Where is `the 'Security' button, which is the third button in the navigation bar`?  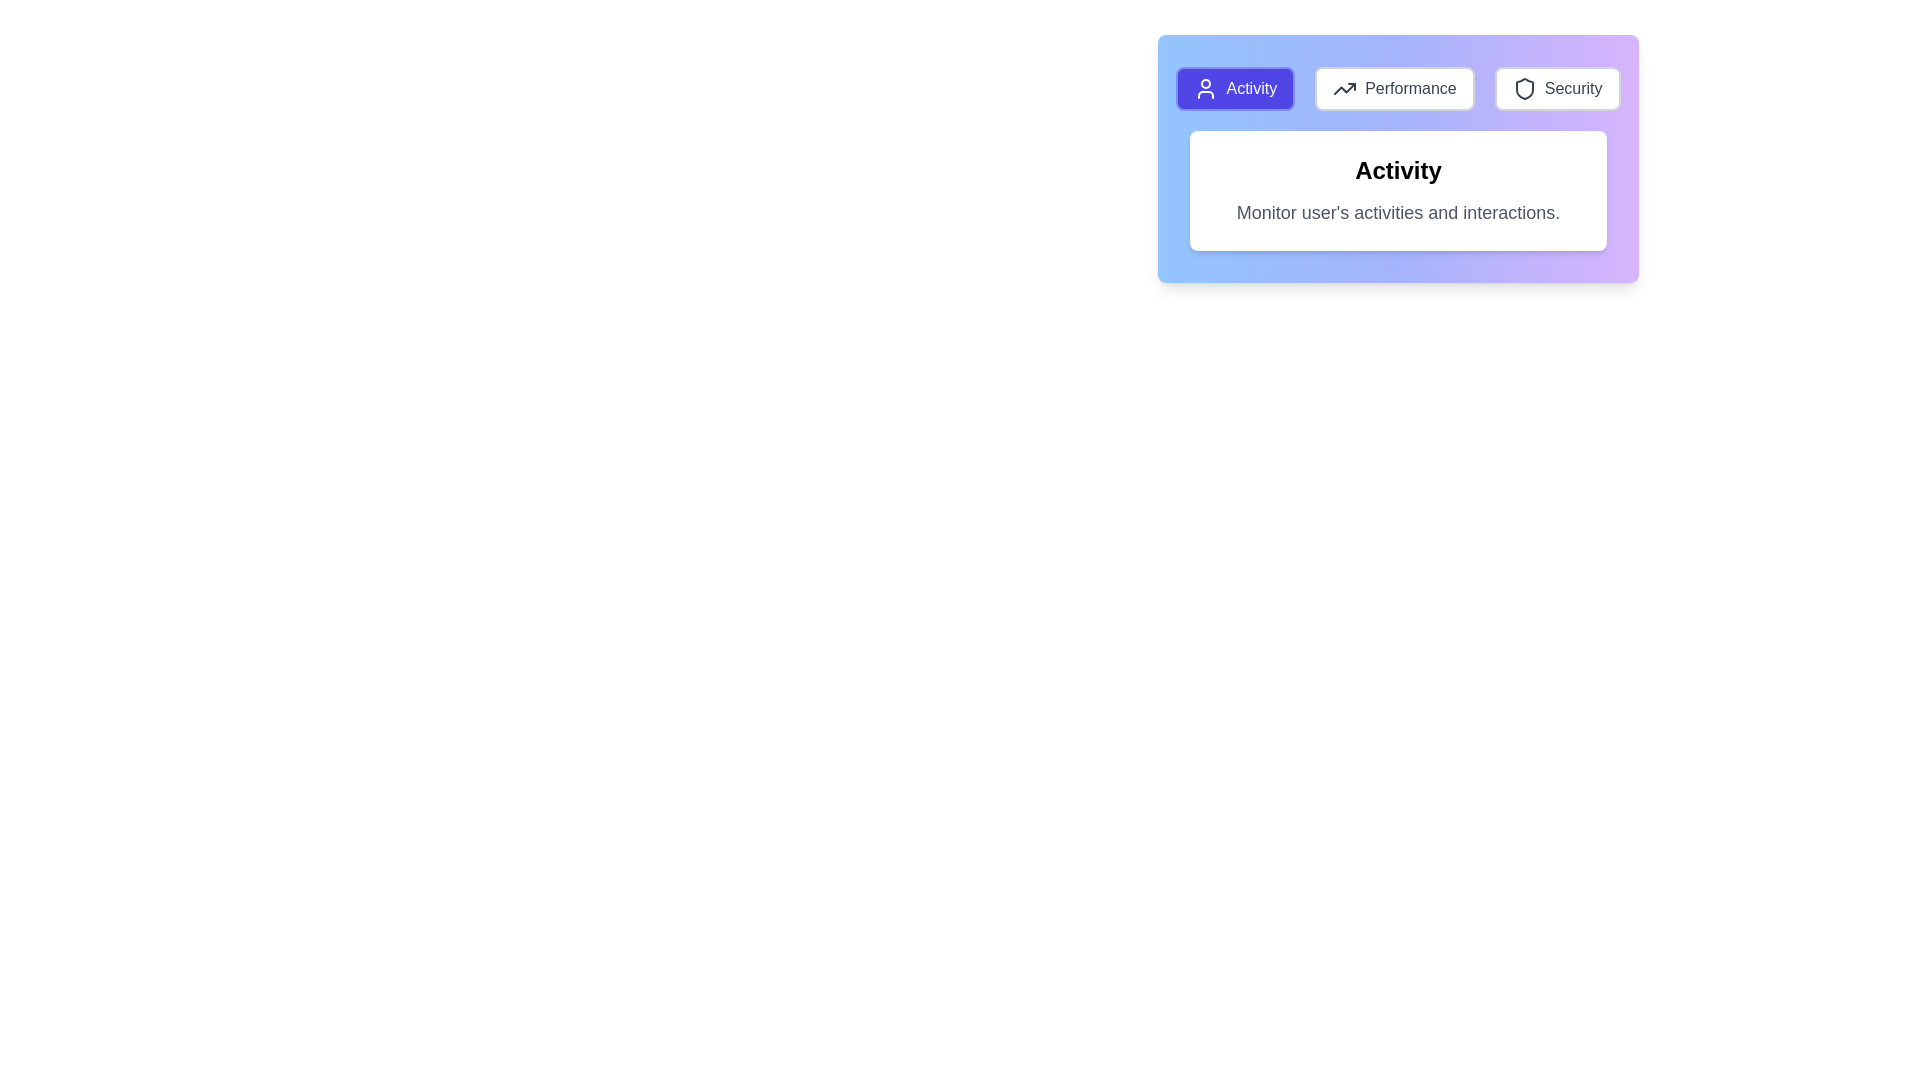 the 'Security' button, which is the third button in the navigation bar is located at coordinates (1555, 87).